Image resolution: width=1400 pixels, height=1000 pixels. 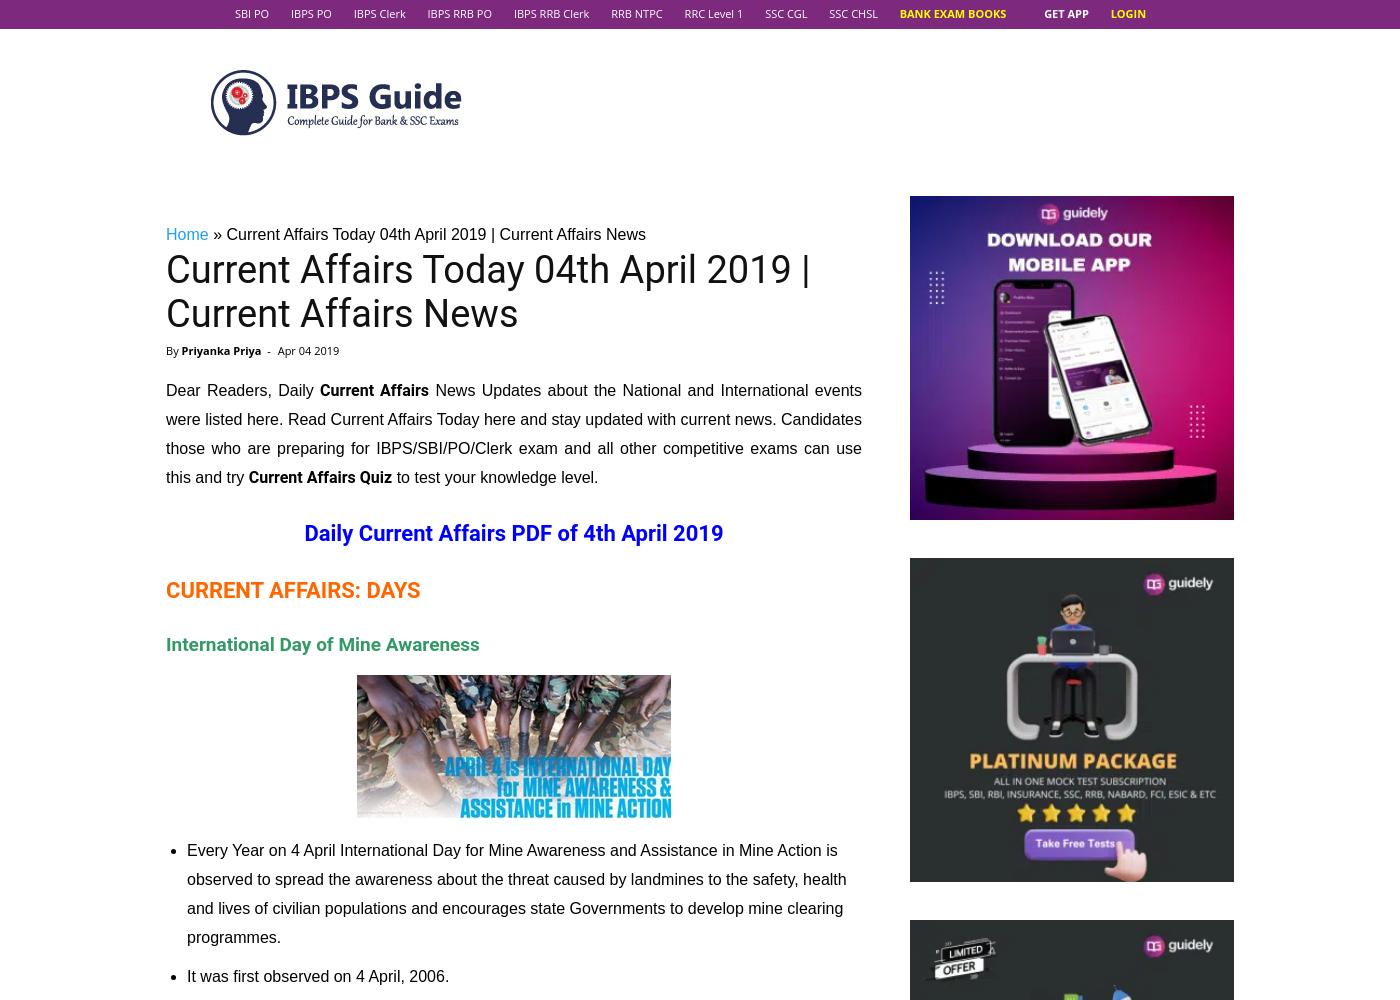 I want to click on 'Indian golfer Shiv Kapur', so click(x=453, y=93).